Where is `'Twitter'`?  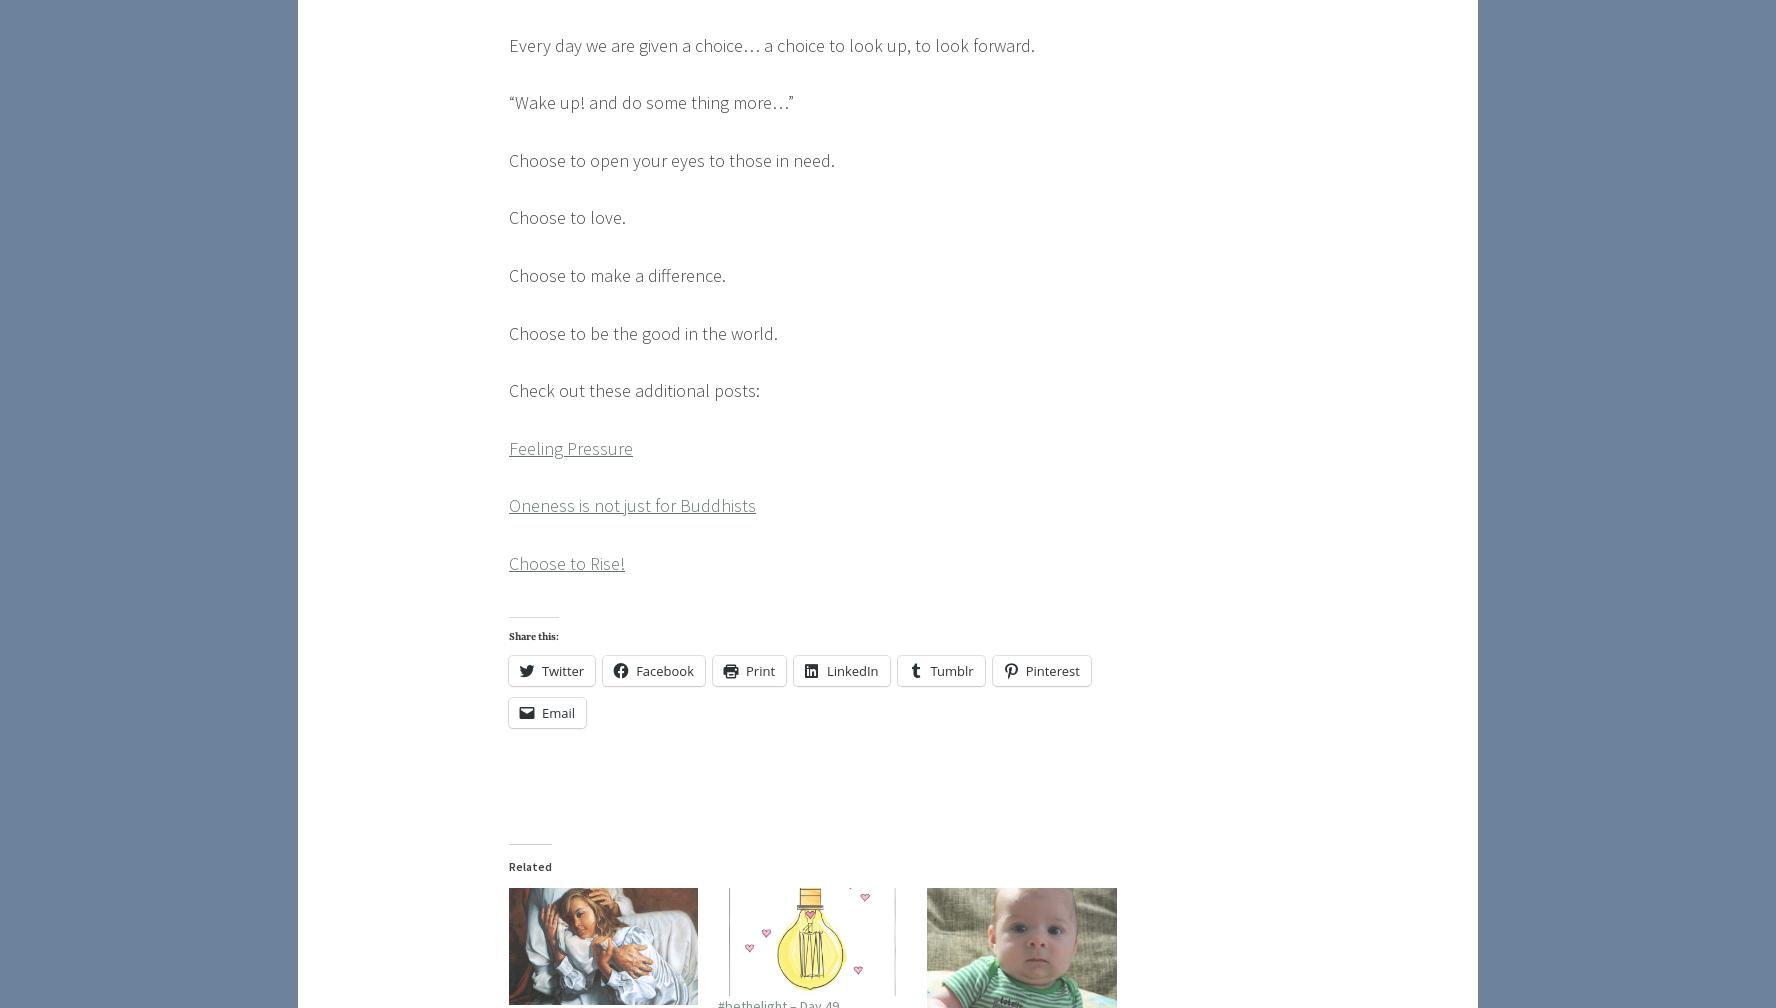
'Twitter' is located at coordinates (562, 670).